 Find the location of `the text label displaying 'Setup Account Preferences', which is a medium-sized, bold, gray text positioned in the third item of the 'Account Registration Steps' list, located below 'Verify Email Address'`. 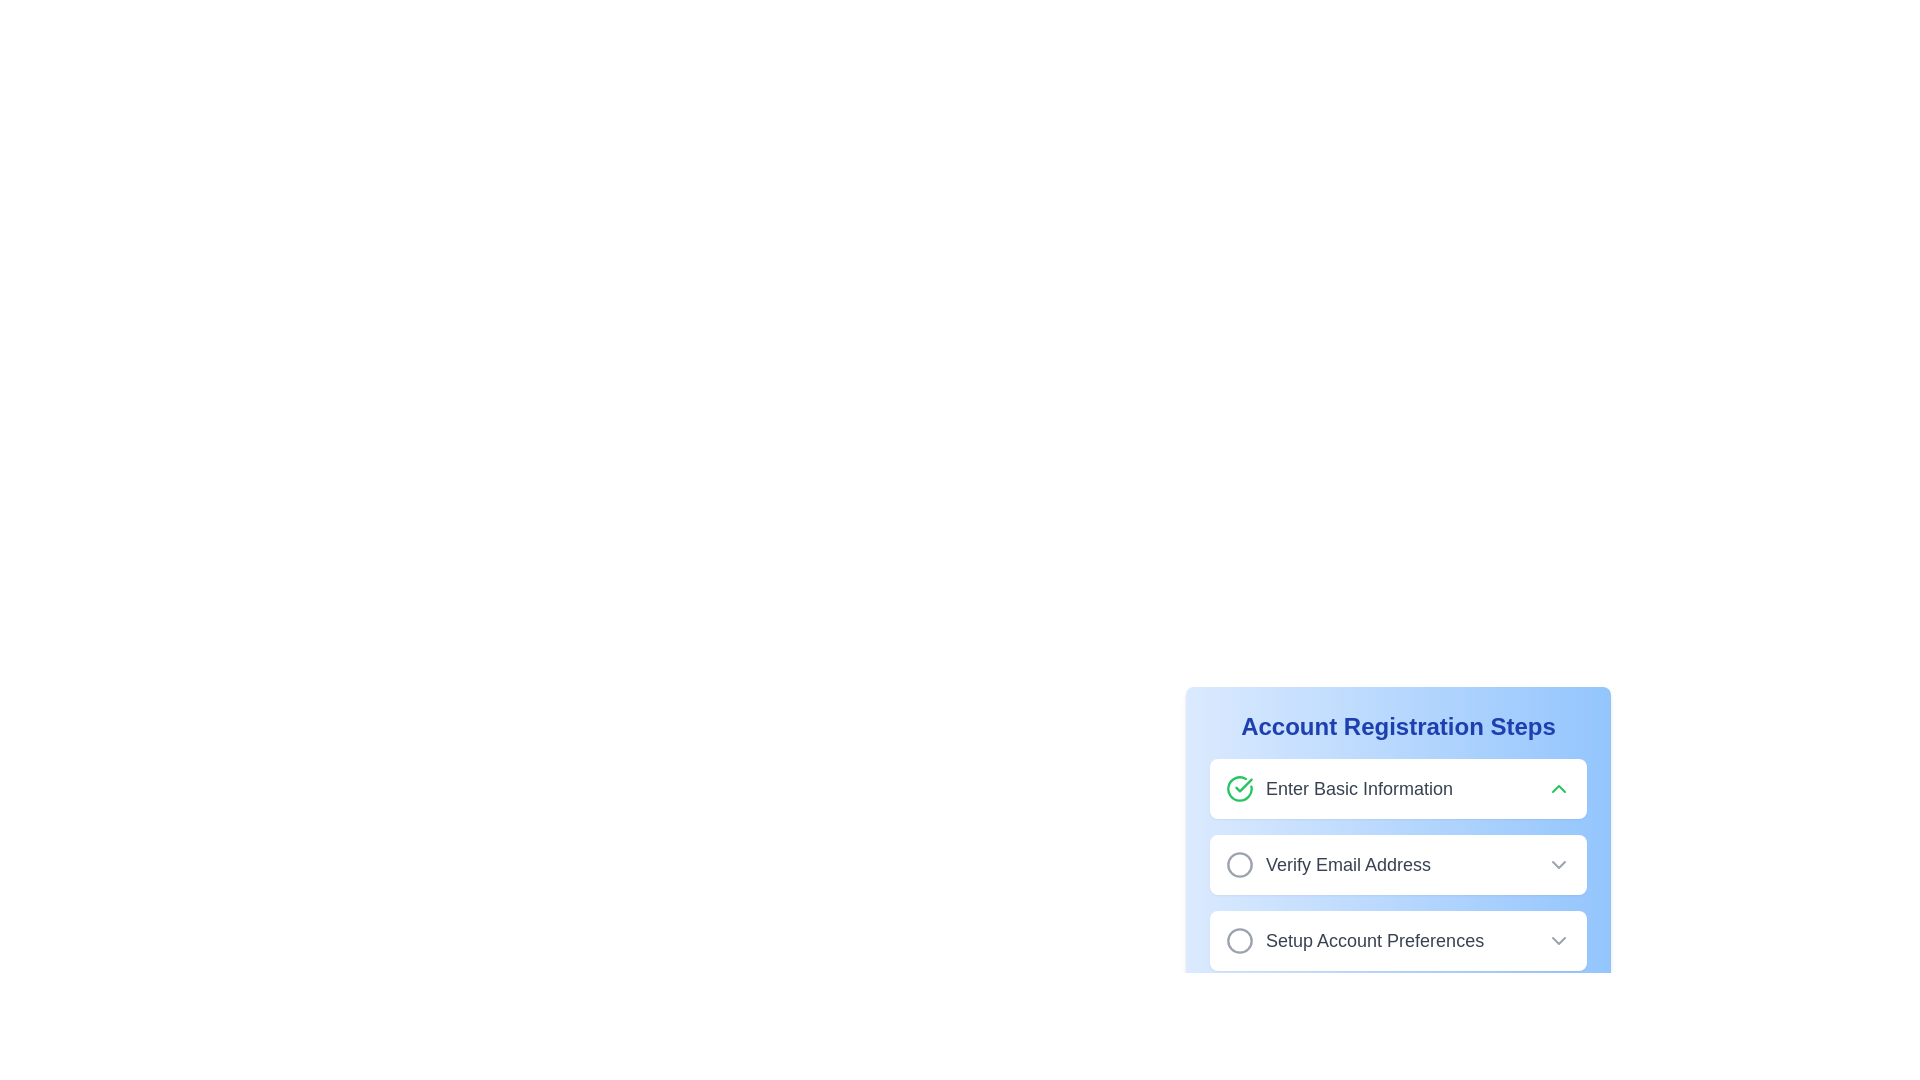

the text label displaying 'Setup Account Preferences', which is a medium-sized, bold, gray text positioned in the third item of the 'Account Registration Steps' list, located below 'Verify Email Address' is located at coordinates (1374, 941).